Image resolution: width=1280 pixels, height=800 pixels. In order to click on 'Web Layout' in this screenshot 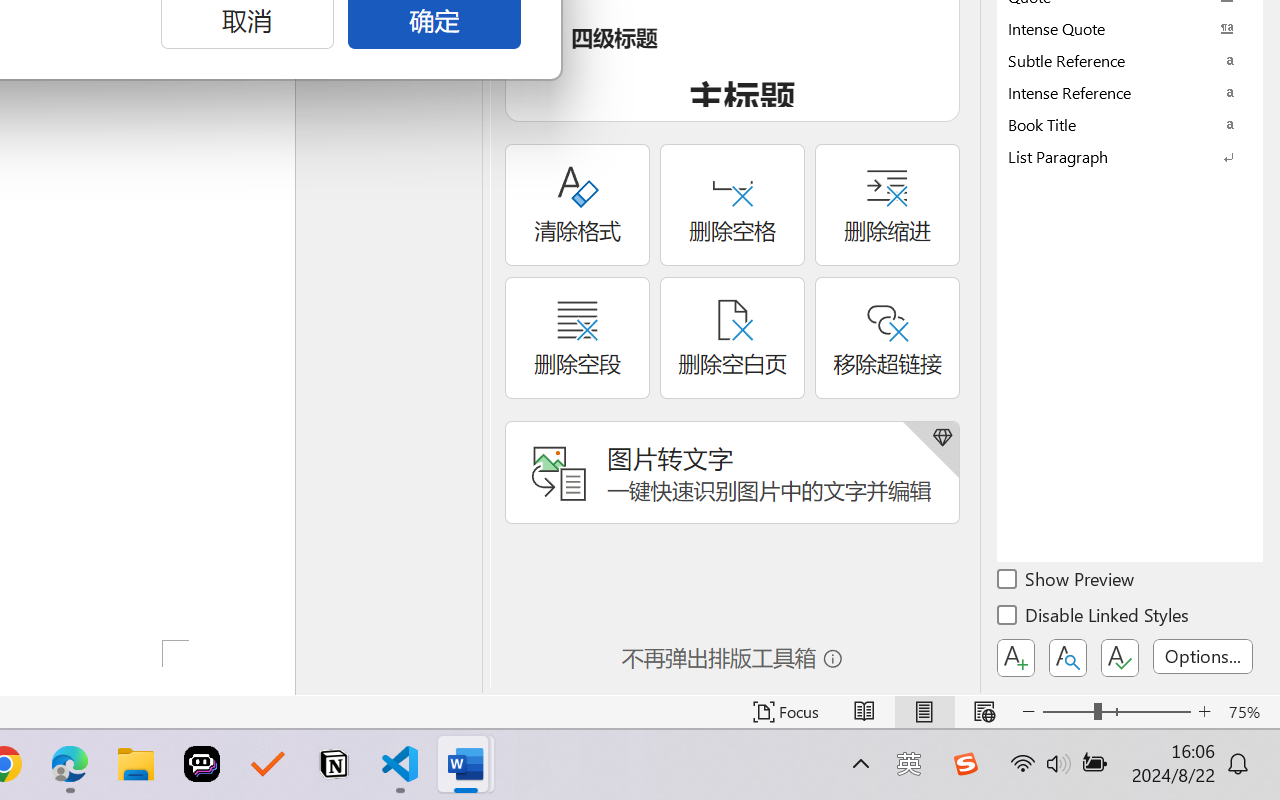, I will do `click(984, 711)`.